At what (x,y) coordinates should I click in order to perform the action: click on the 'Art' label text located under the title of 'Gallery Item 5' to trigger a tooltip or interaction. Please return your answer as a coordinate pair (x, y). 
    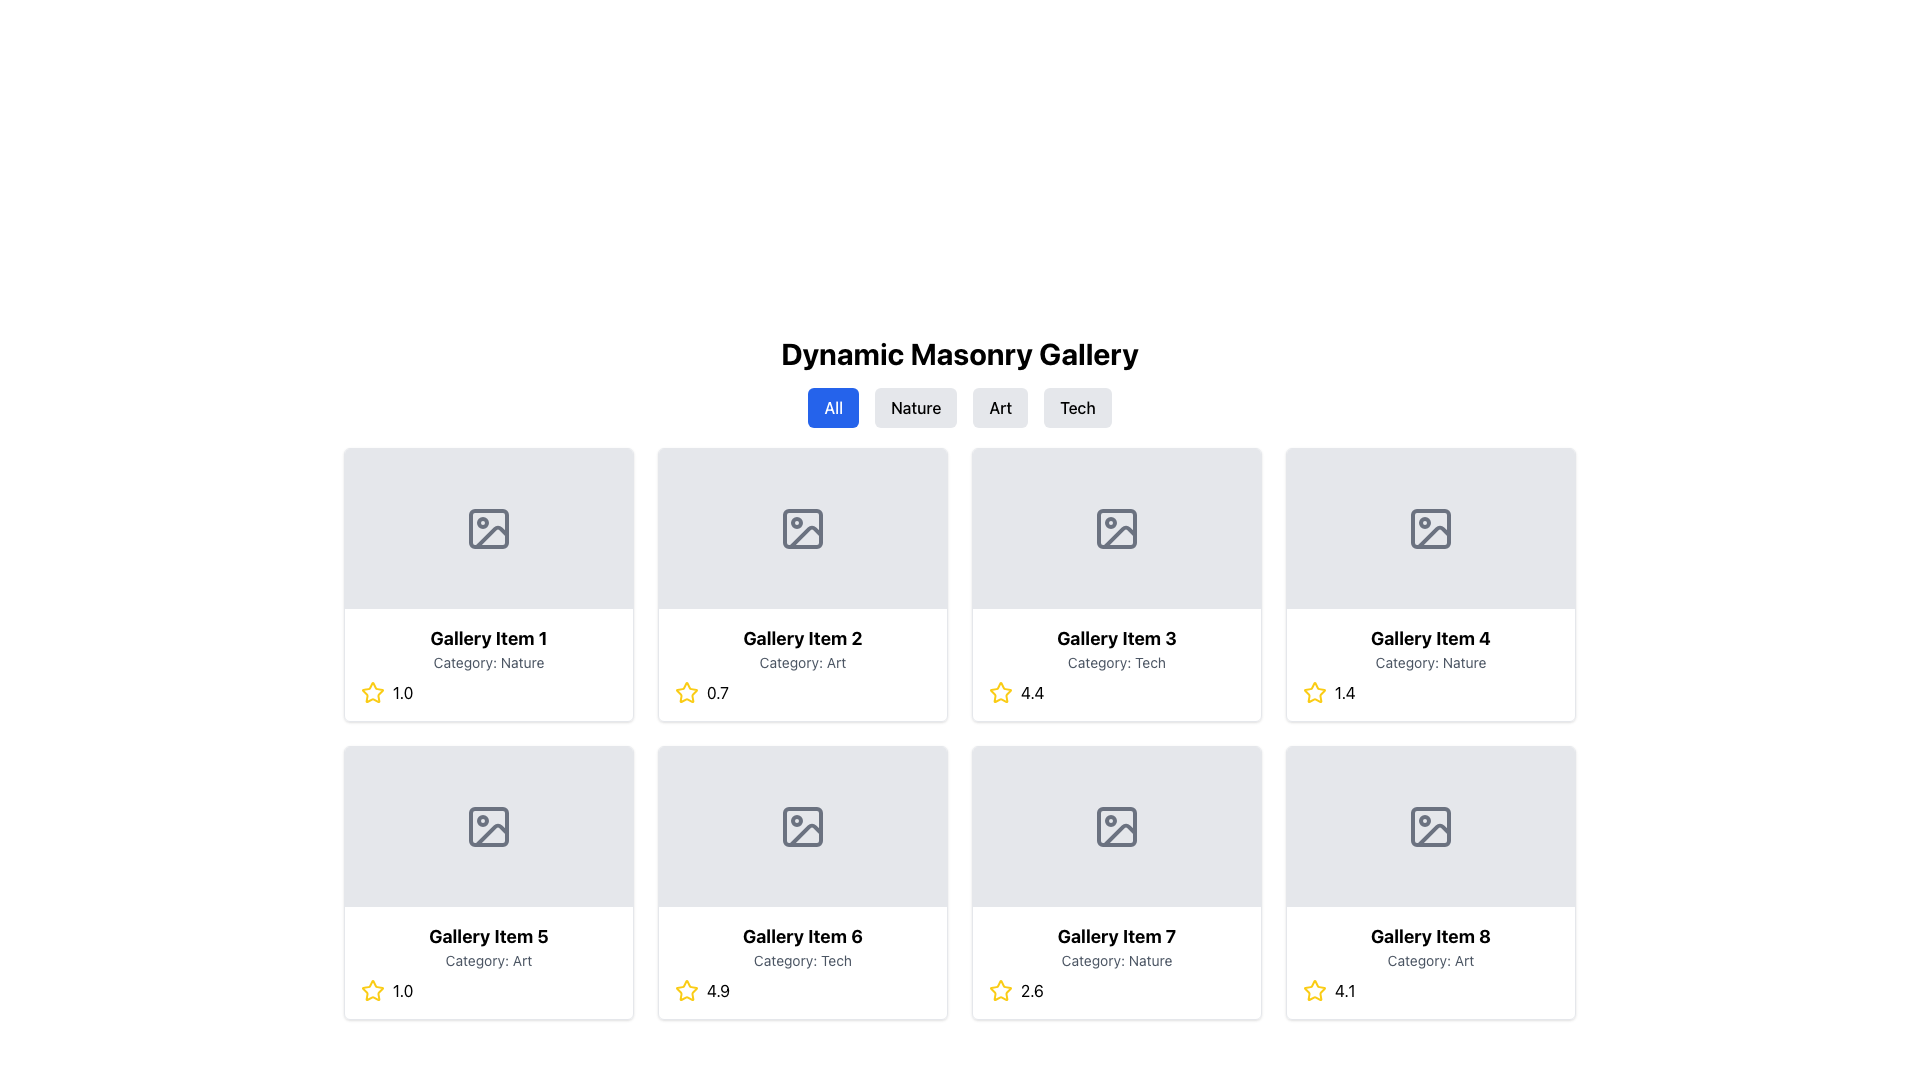
    Looking at the image, I should click on (489, 959).